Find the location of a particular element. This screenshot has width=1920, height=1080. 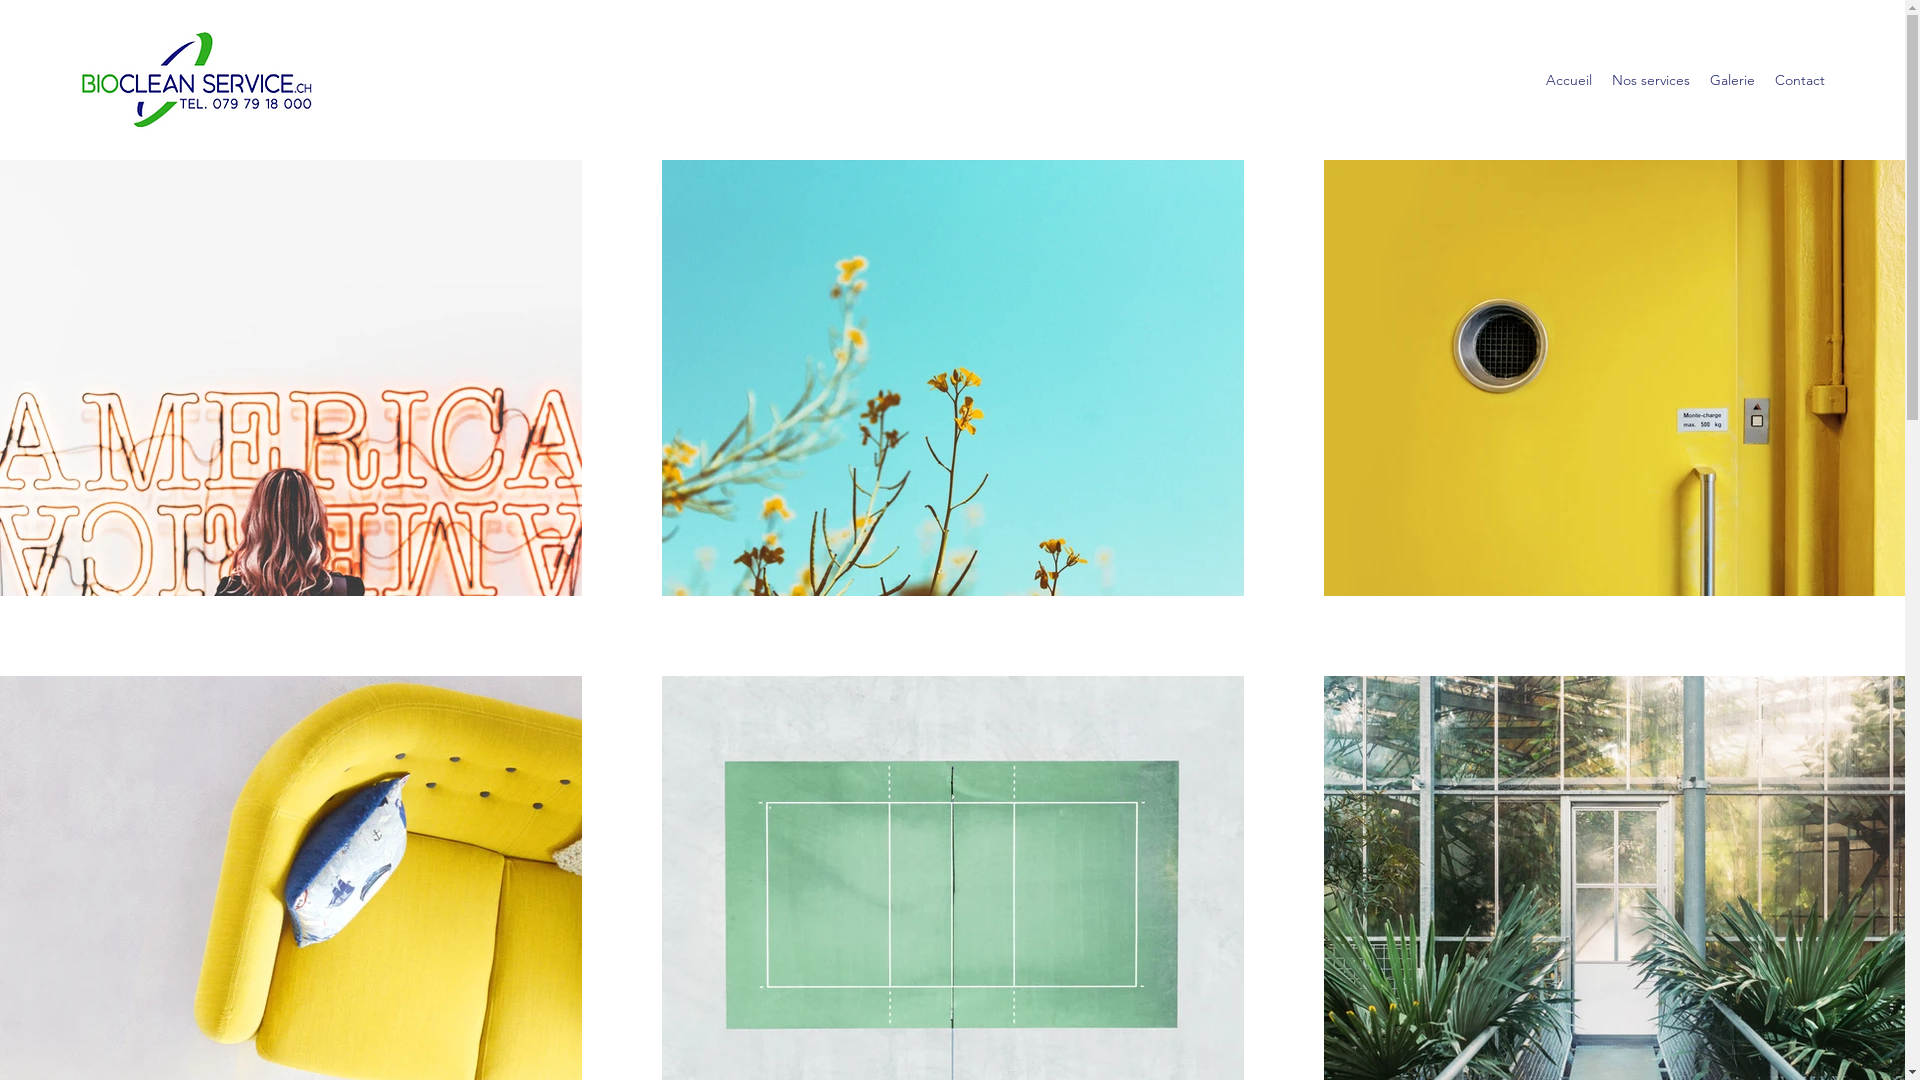

'Galerie' is located at coordinates (1698, 79).